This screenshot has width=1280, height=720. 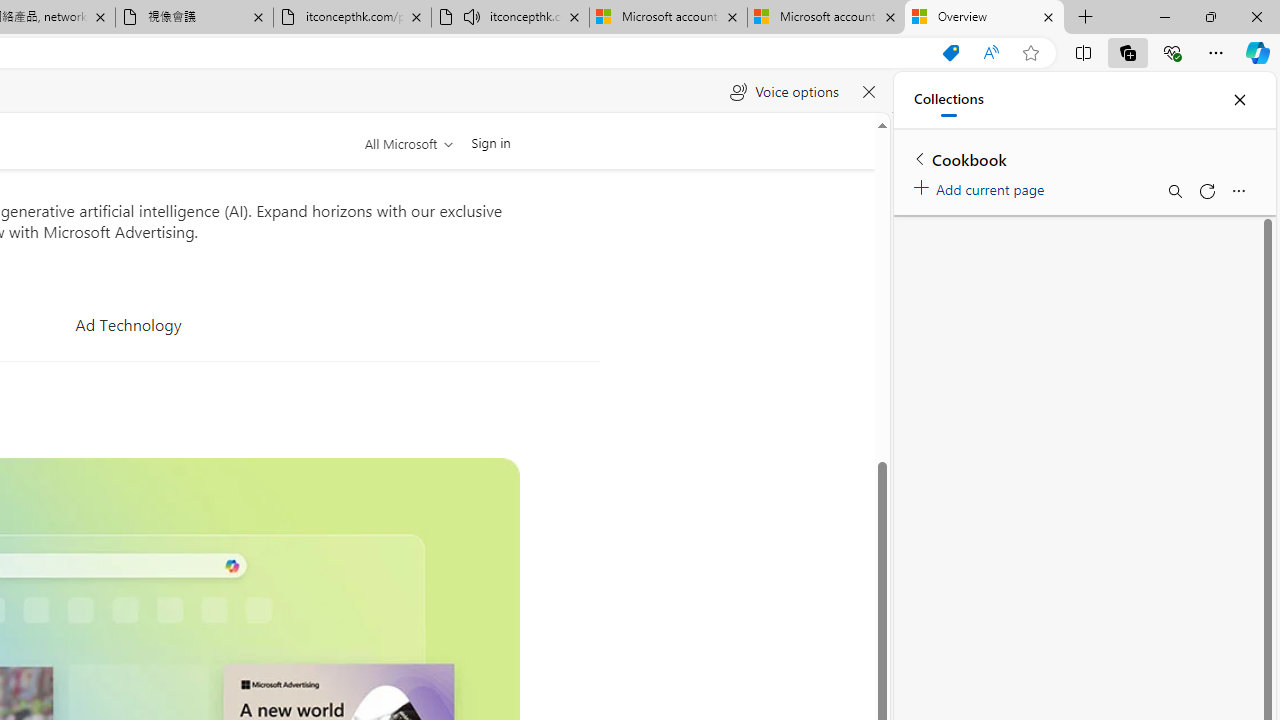 What do you see at coordinates (919, 158) in the screenshot?
I see `'Back to list of collections'` at bounding box center [919, 158].